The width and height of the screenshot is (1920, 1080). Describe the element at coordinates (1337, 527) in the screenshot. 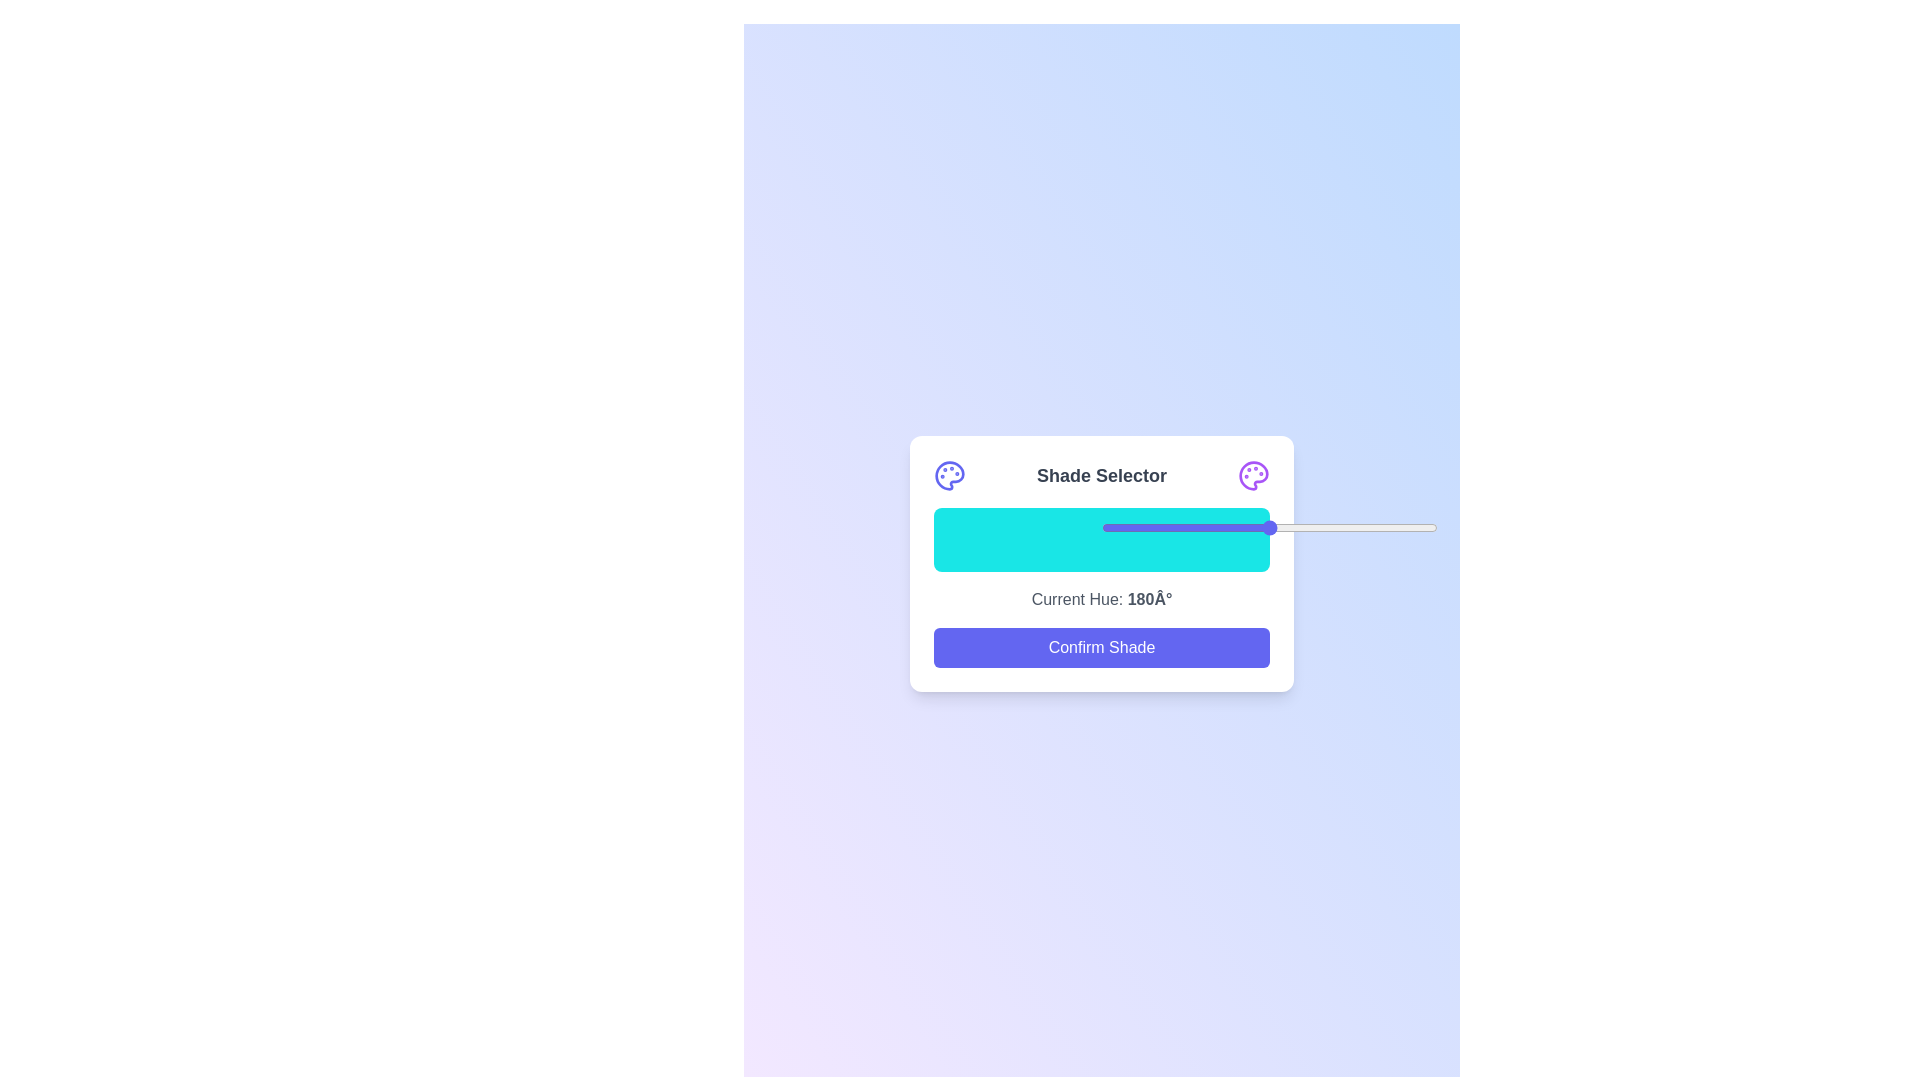

I see `the slider to set the shade to 70%` at that location.